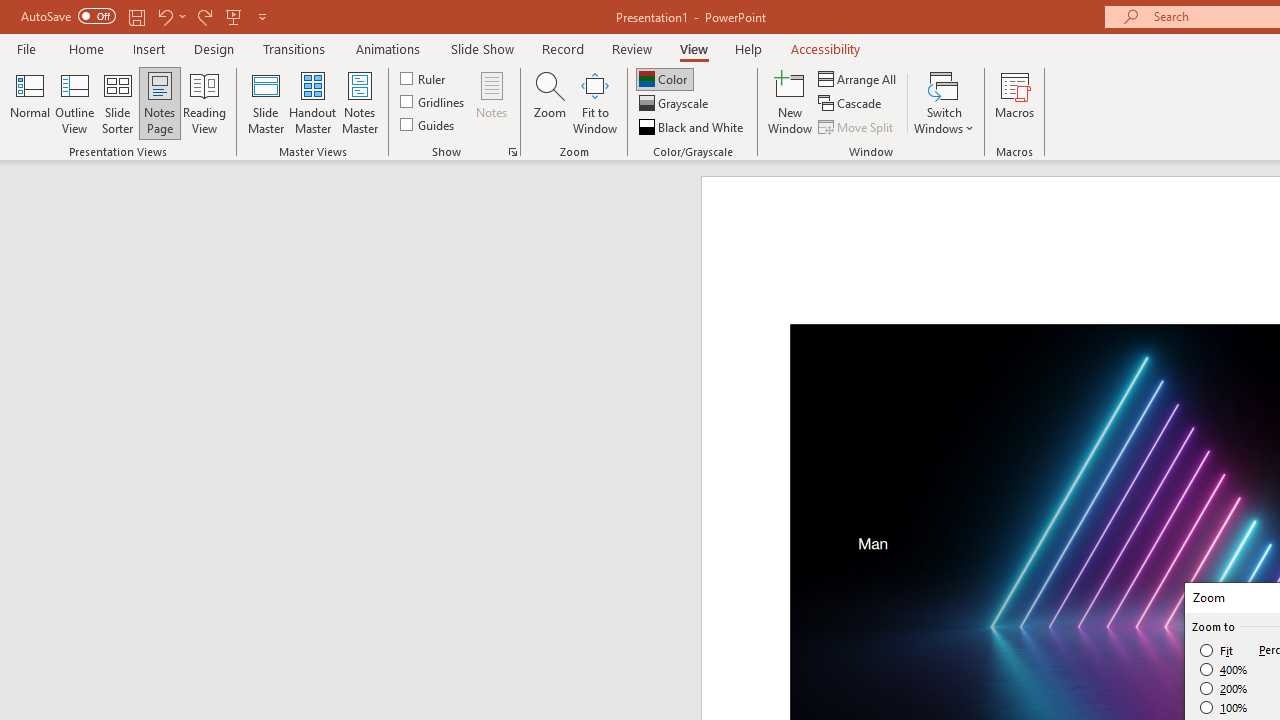 This screenshot has height=720, width=1280. Describe the element at coordinates (1223, 706) in the screenshot. I see `'100%'` at that location.